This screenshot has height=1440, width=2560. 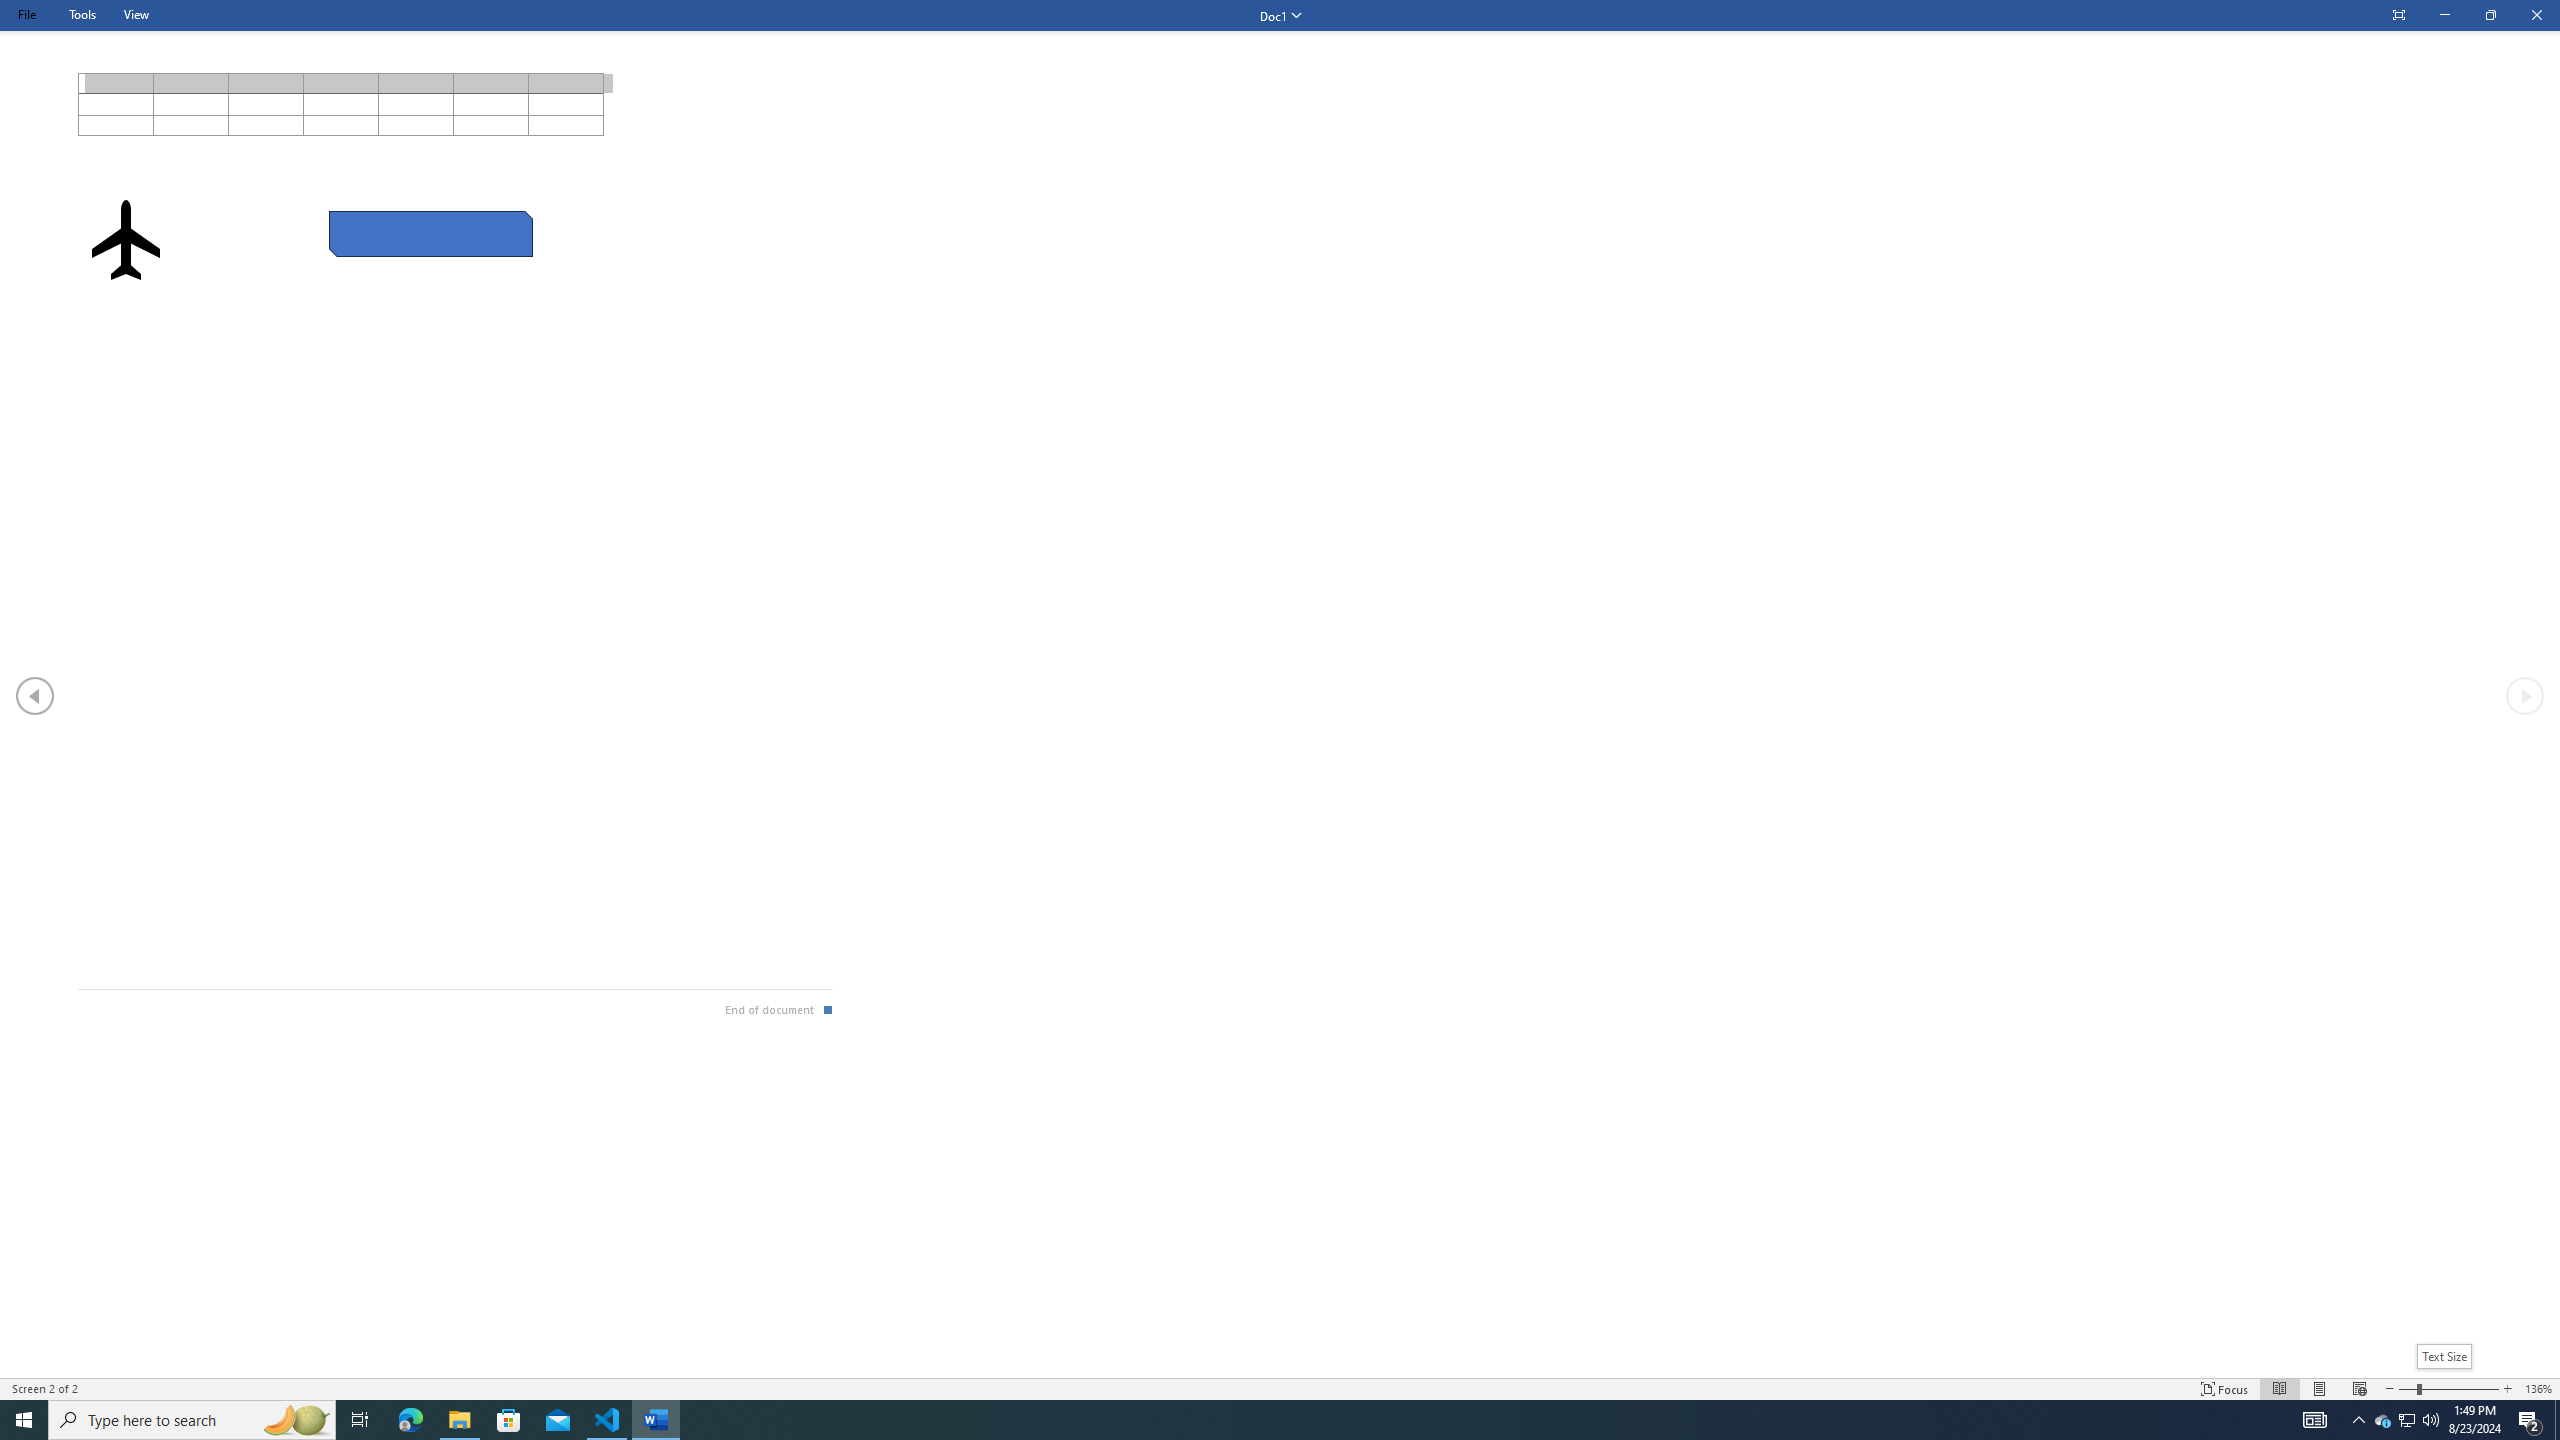 What do you see at coordinates (135, 14) in the screenshot?
I see `'View'` at bounding box center [135, 14].